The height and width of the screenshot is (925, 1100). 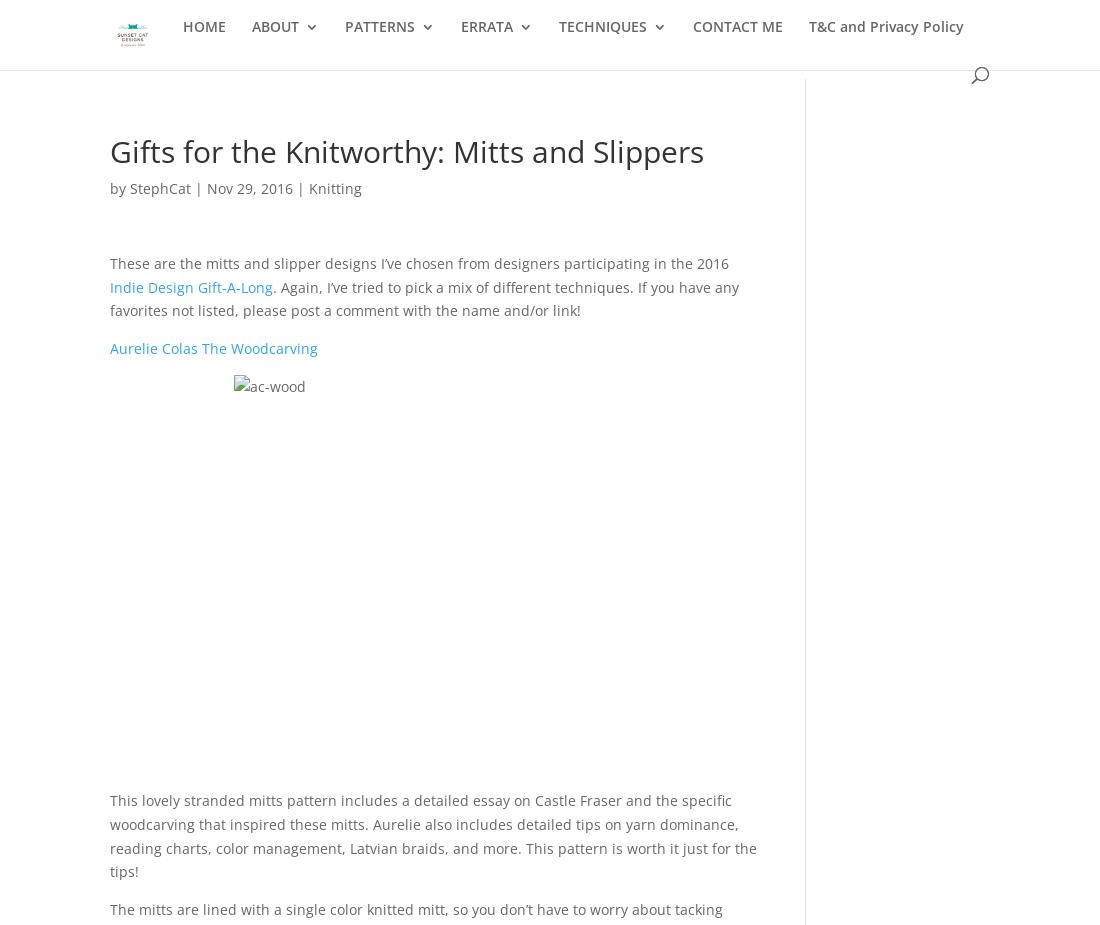 What do you see at coordinates (646, 121) in the screenshot?
I see `'Abbreviations'` at bounding box center [646, 121].